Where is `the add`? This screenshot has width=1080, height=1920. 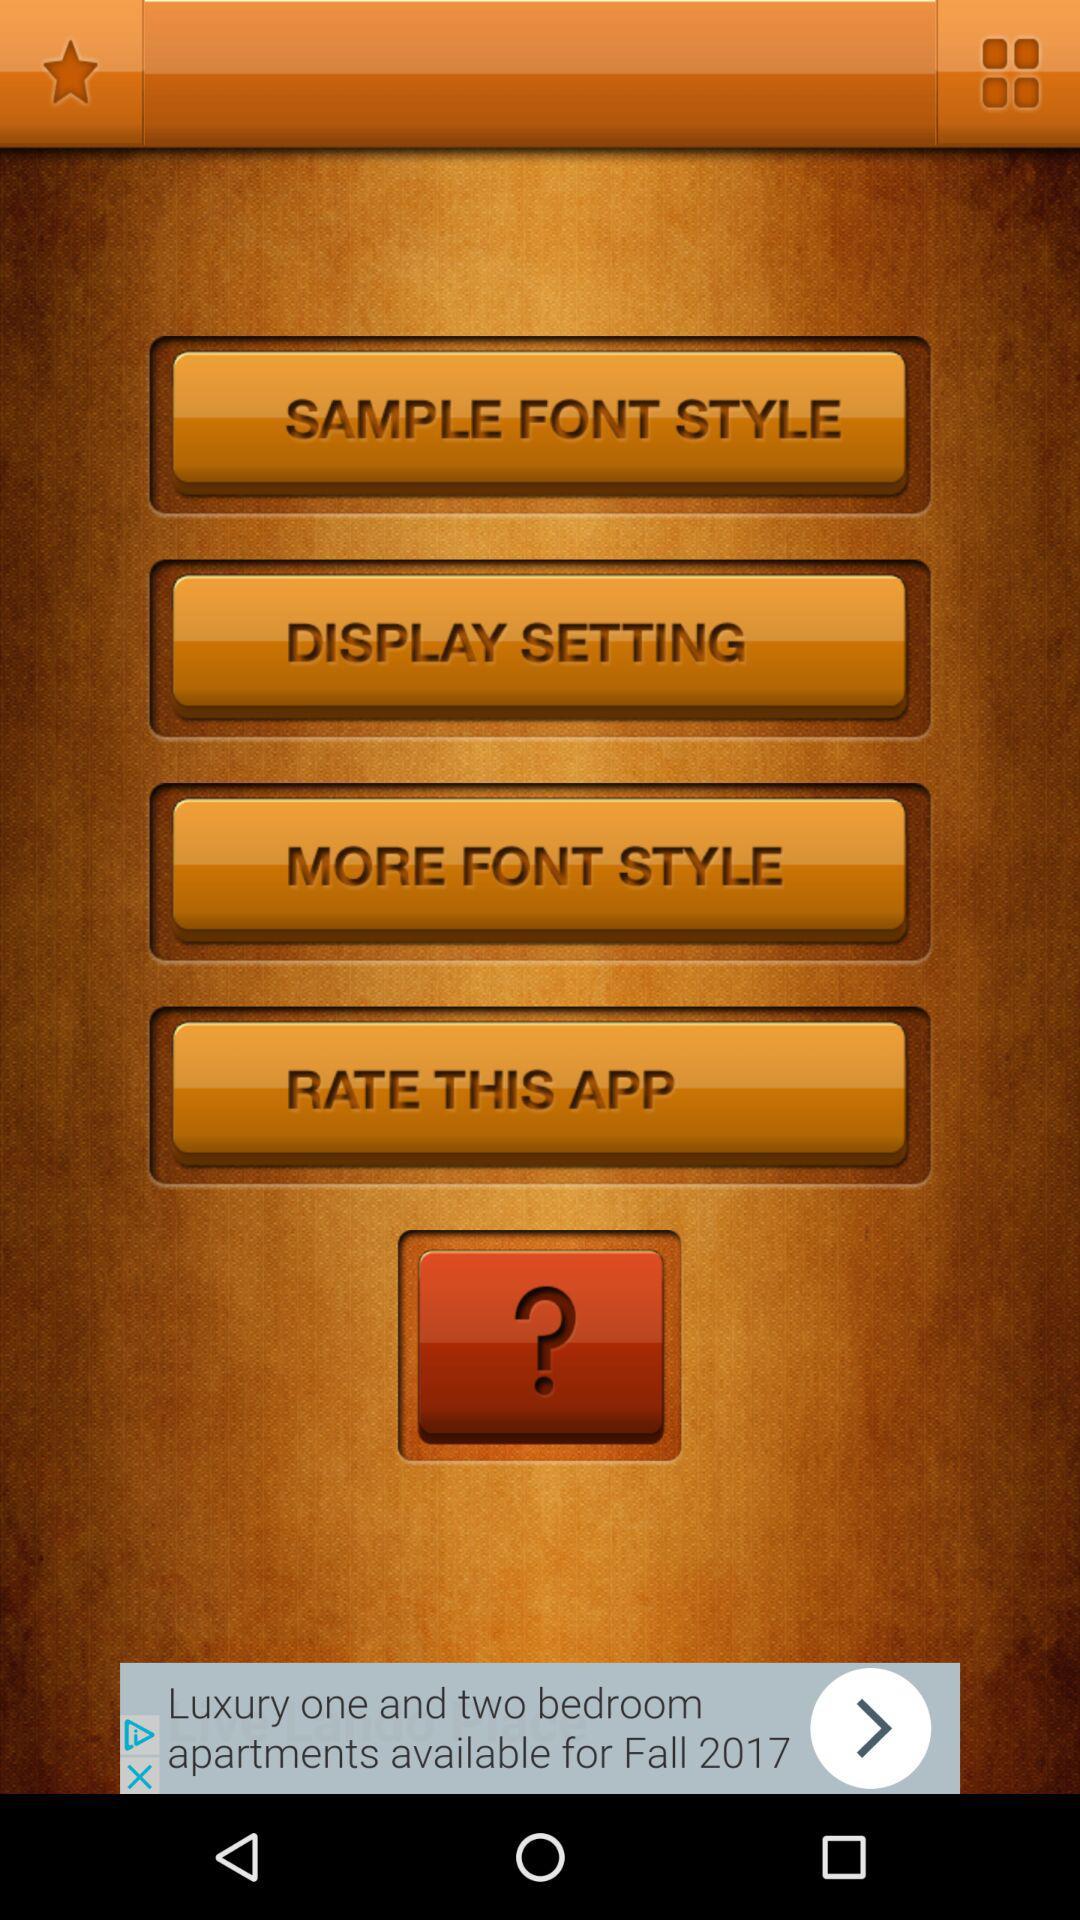
the add is located at coordinates (540, 1727).